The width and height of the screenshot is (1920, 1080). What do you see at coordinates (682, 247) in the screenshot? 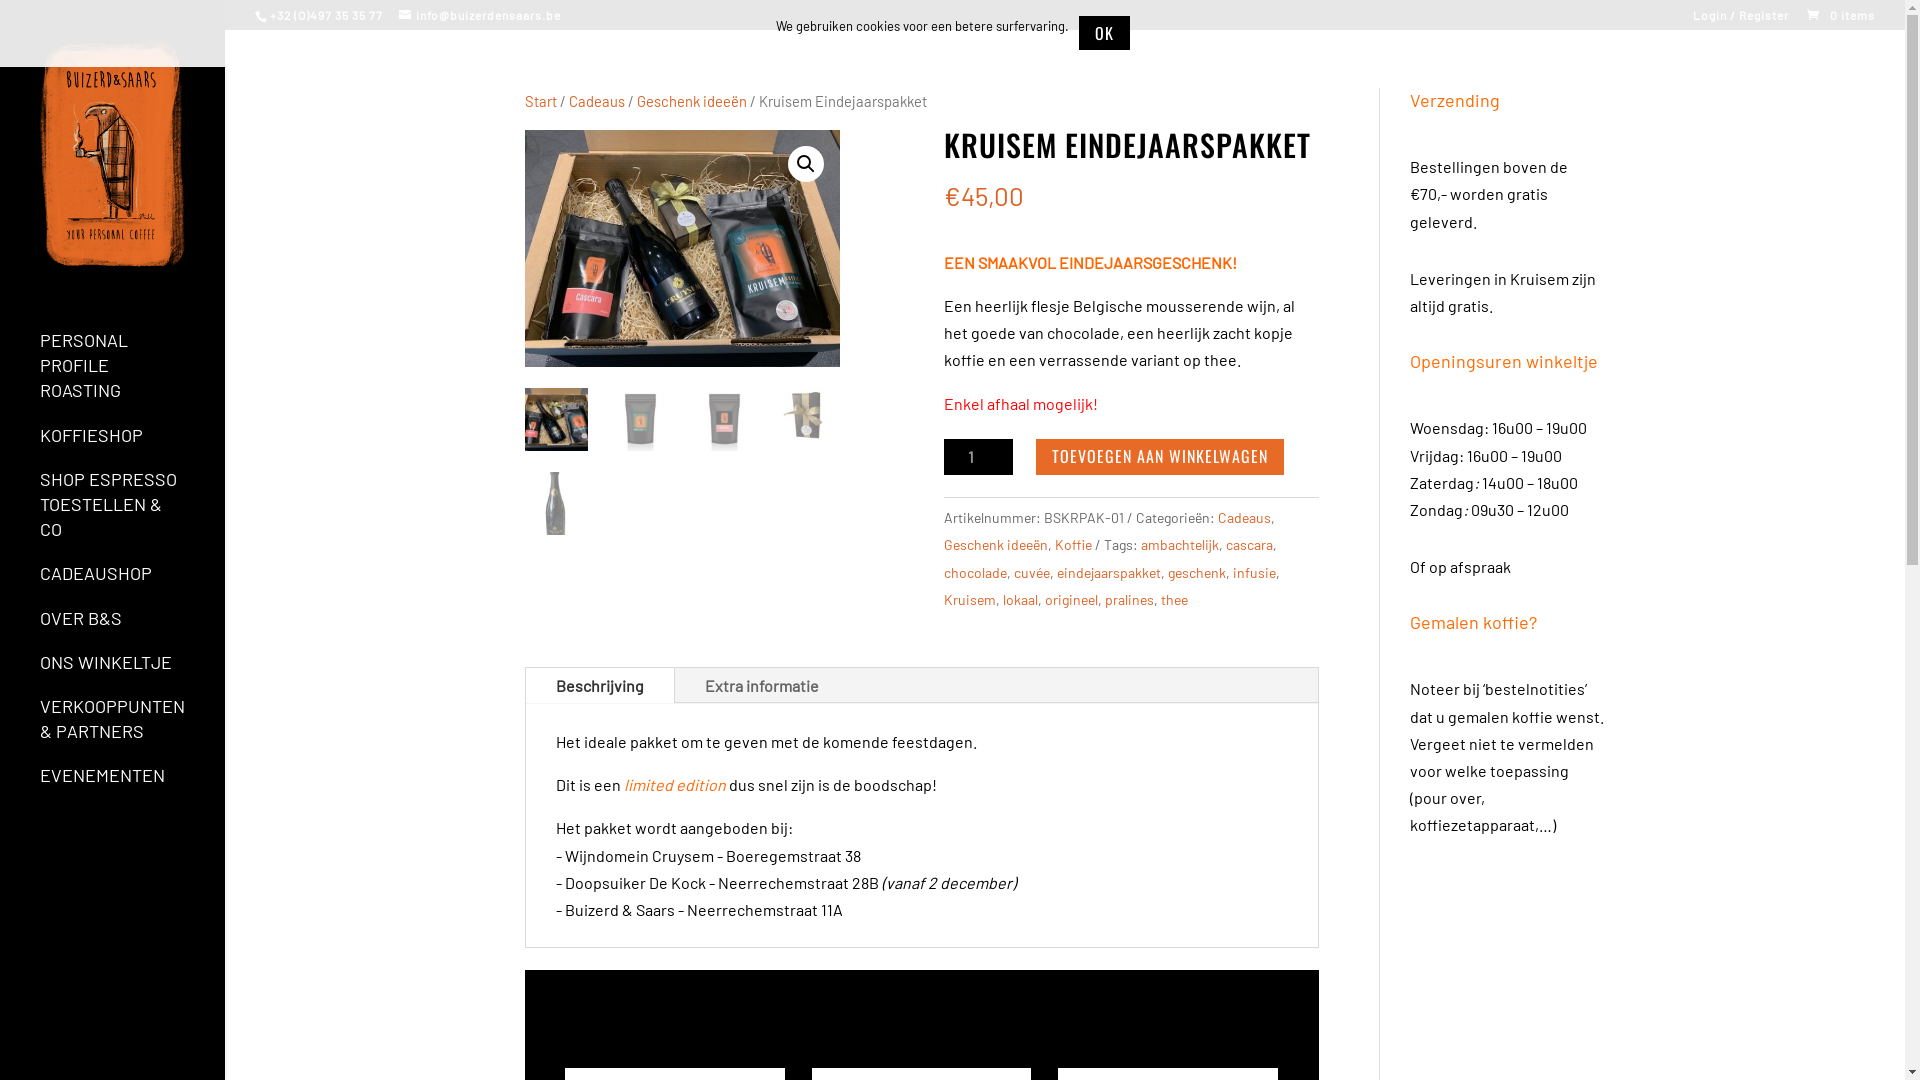
I see `'Eindejaarspakket'` at bounding box center [682, 247].